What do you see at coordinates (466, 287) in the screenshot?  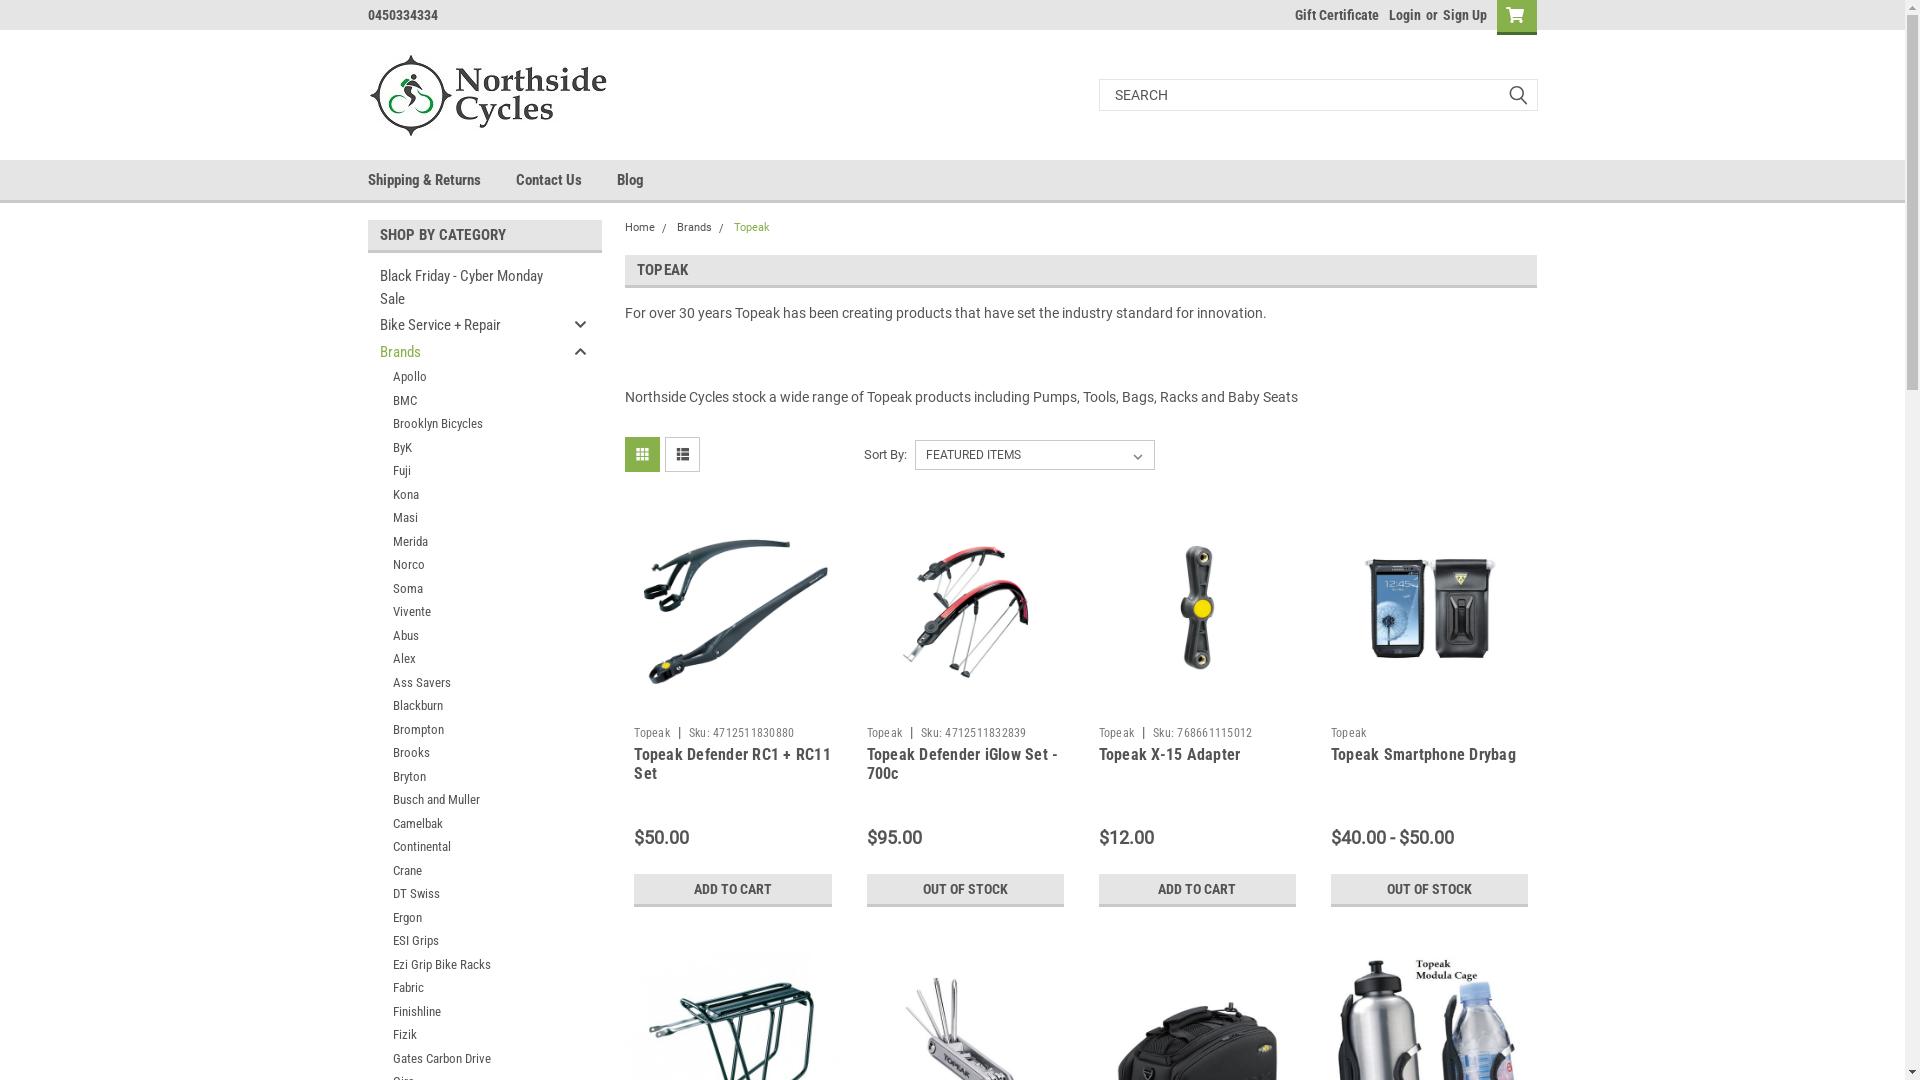 I see `'Black Friday - Cyber Monday Sale'` at bounding box center [466, 287].